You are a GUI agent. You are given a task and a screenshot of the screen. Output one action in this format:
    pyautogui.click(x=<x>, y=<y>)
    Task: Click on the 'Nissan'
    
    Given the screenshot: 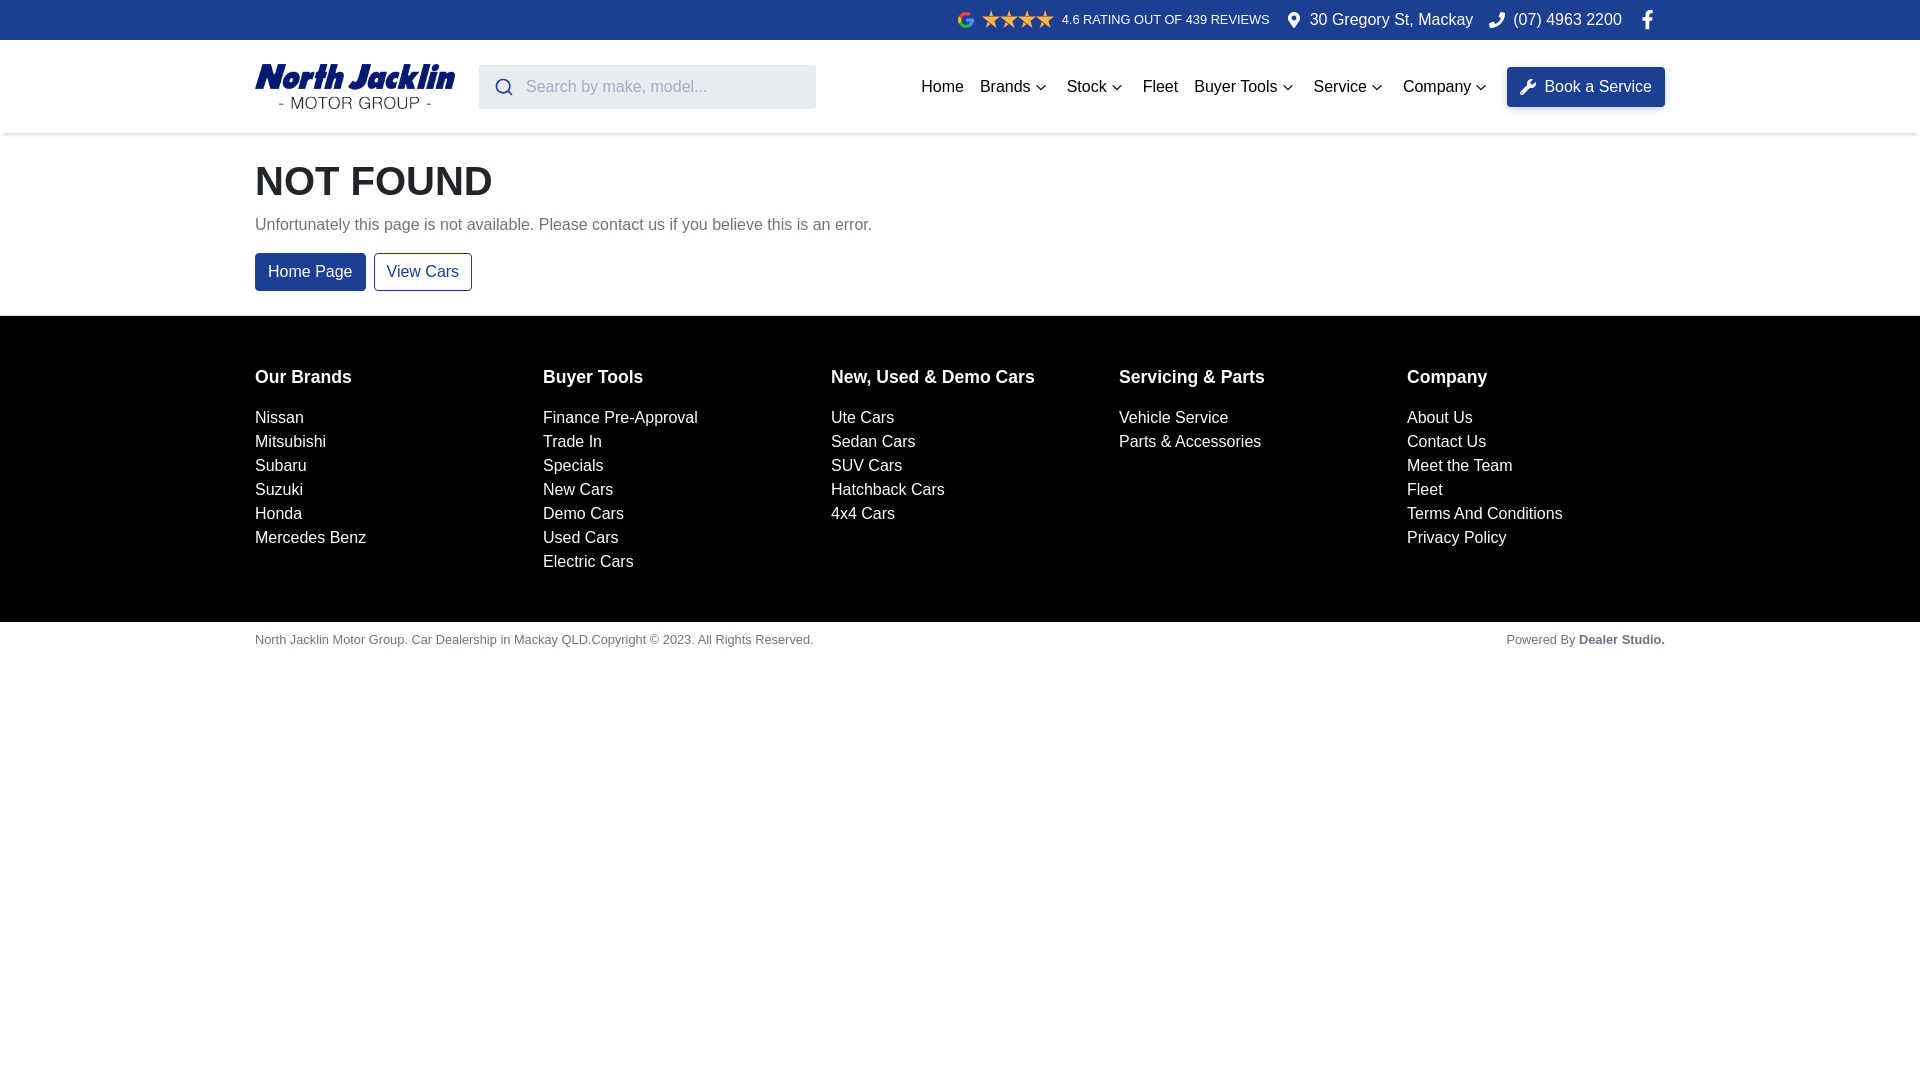 What is the action you would take?
    pyautogui.click(x=278, y=416)
    